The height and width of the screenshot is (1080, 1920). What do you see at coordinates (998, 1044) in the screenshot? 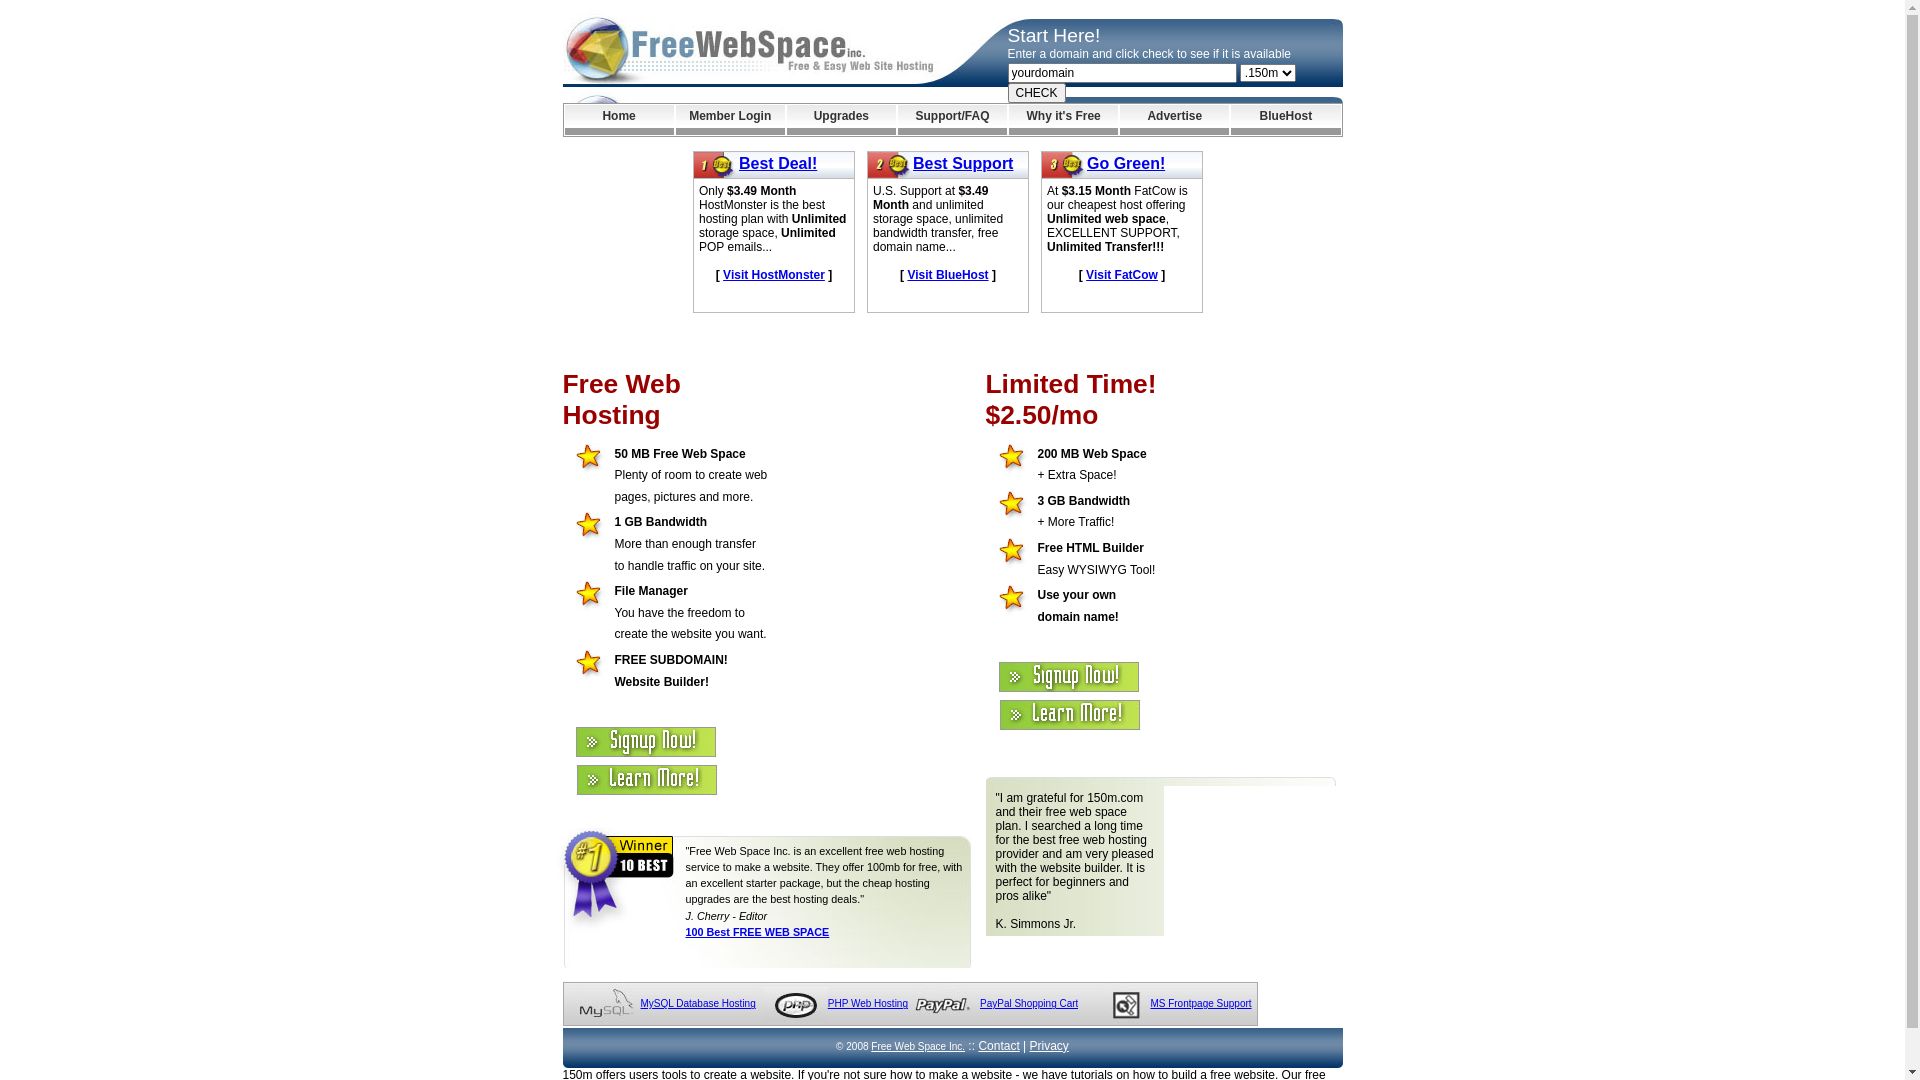
I see `'Contact'` at bounding box center [998, 1044].